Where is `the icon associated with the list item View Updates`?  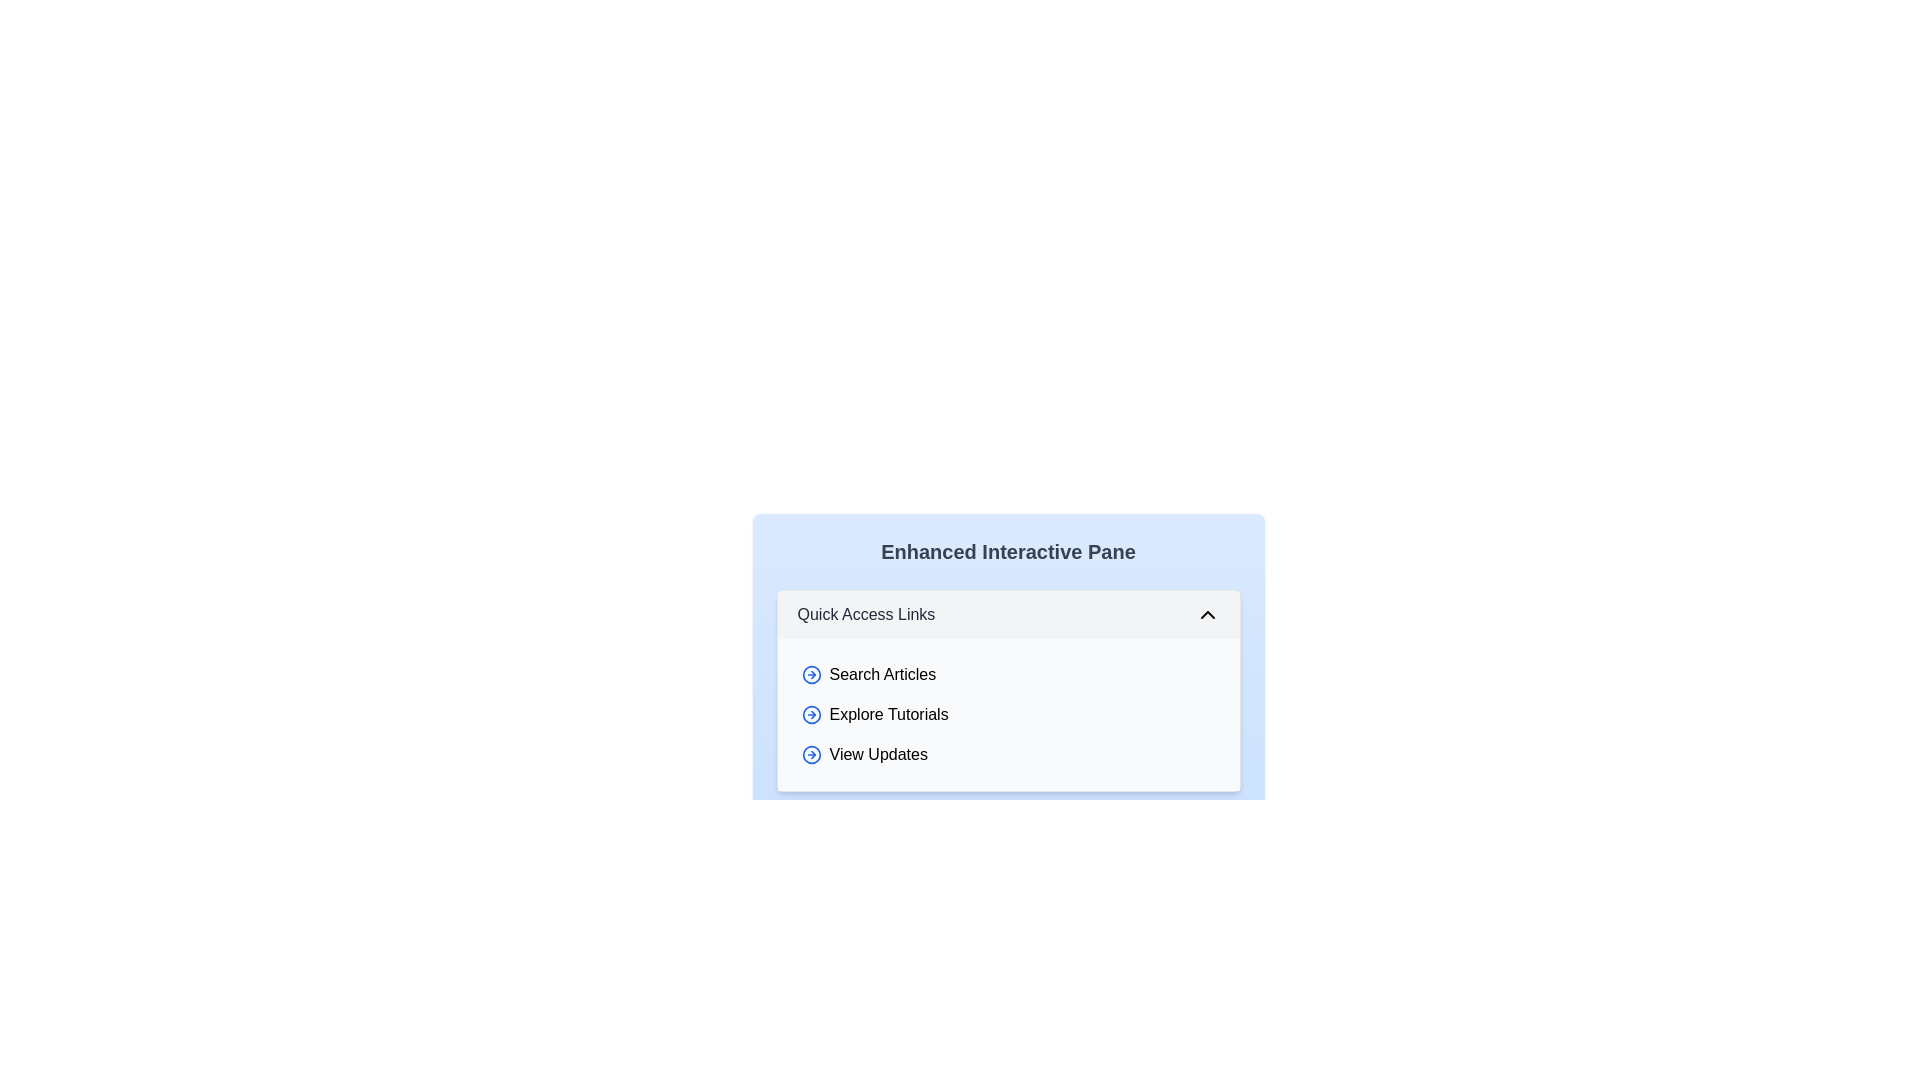
the icon associated with the list item View Updates is located at coordinates (811, 755).